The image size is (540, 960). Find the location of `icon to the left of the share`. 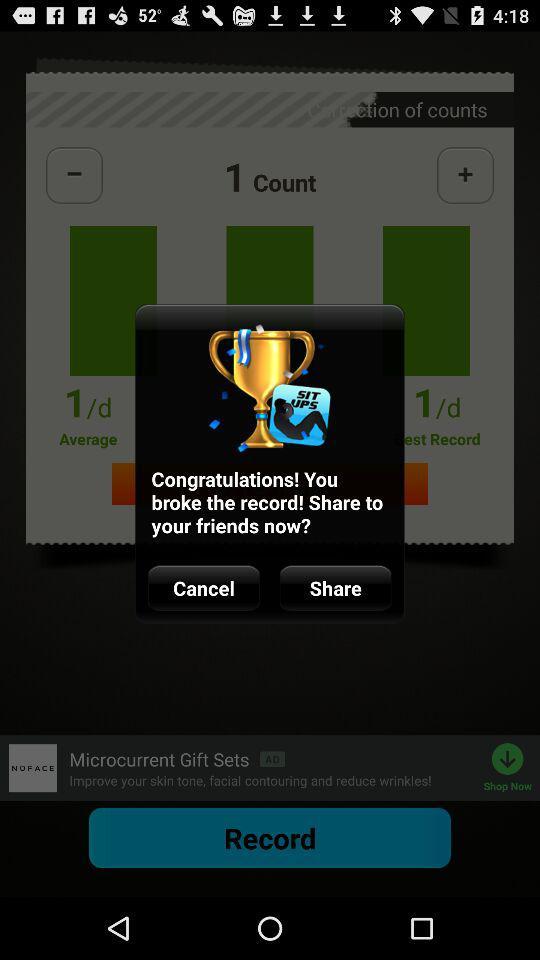

icon to the left of the share is located at coordinates (203, 588).